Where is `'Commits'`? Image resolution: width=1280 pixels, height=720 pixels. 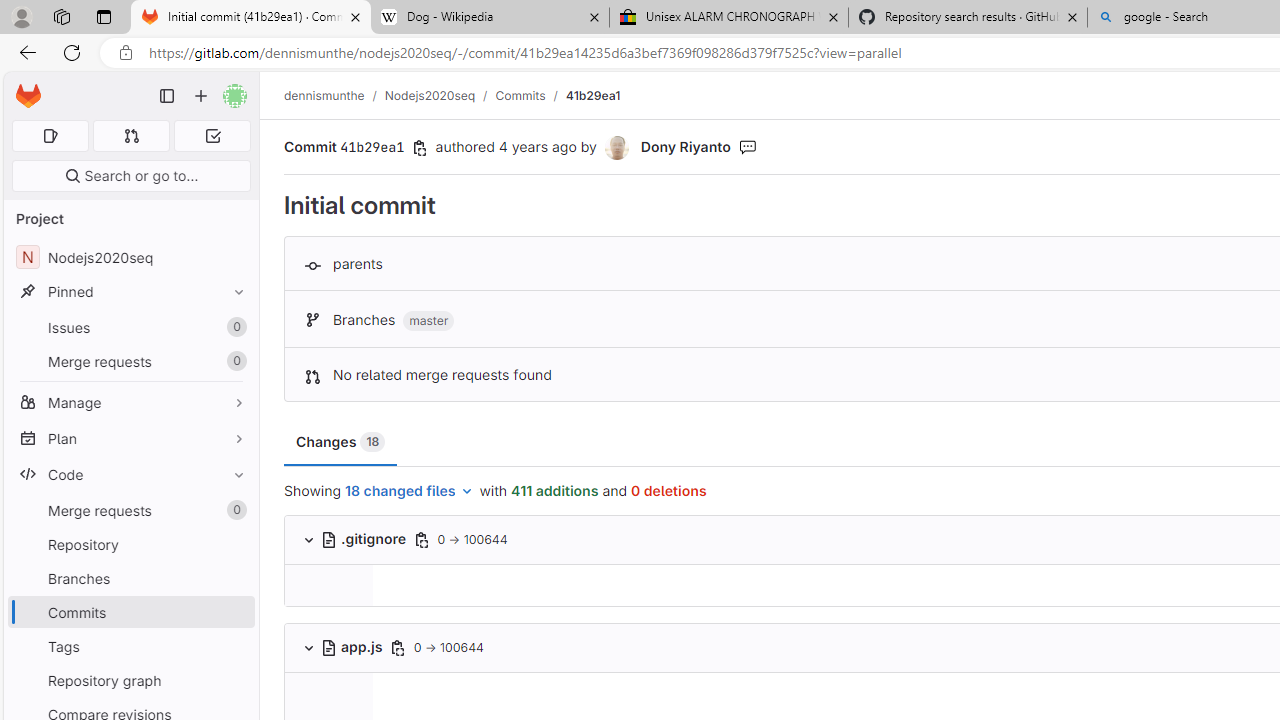 'Commits' is located at coordinates (520, 95).